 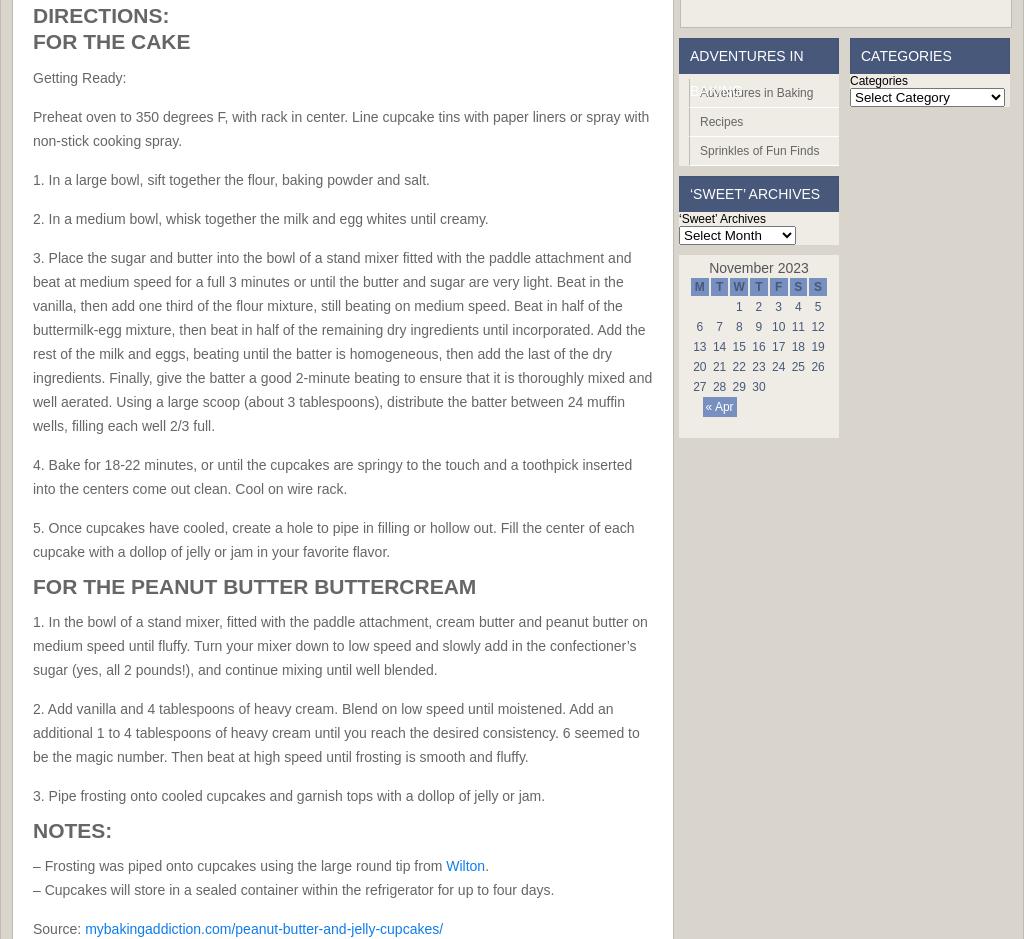 I want to click on '3. Place the sugar and butter into the bowl of a stand mixer fitted with the paddle attachment and beat at medium speed for a full 3 minutes or until the butter and sugar are very light. Beat in the vanilla, then add one third of the flour mixture, still beating on medium speed. Beat in half of the buttermilk-egg mixture, then beat in half of the remaining dry ingredients until incorporated. Add the rest of the milk and eggs, beating until the batter is homogeneous, then add the last of the dry ingredients. Finally, give the batter a good 2-minute beating to ensure that it is thoroughly mixed and well aerated. Using a large scoop (about 3 tablespoons), distribute the batter between 24 muffin wells, filling each well 2/3 full.', so click(x=342, y=340).